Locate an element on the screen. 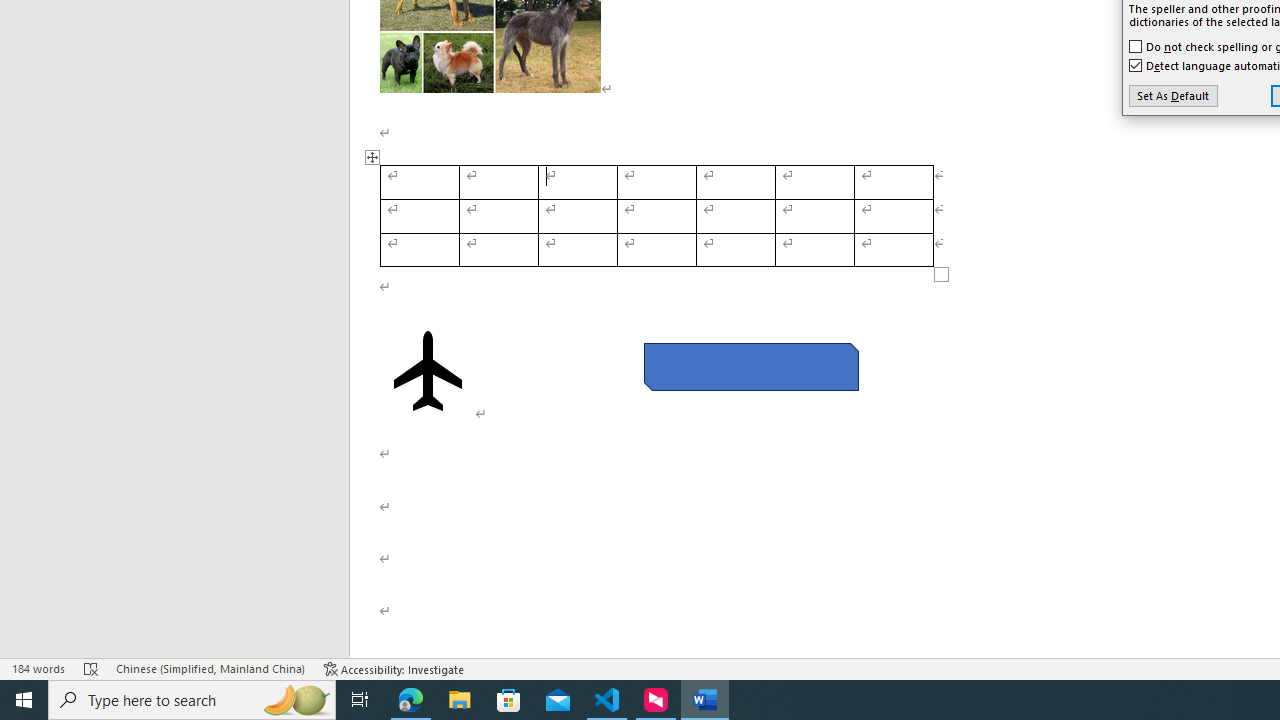 The image size is (1280, 720). 'Search highlights icon opens search home window' is located at coordinates (294, 698).